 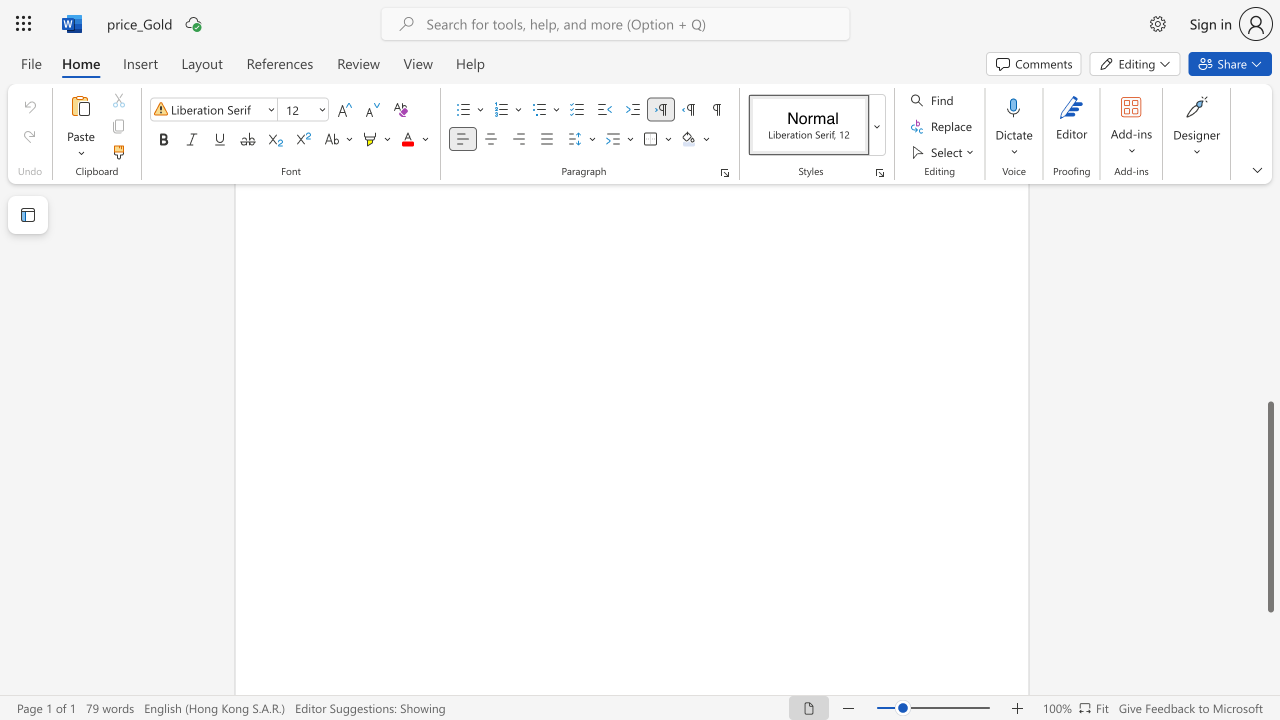 I want to click on the scrollbar and move up 10 pixels, so click(x=1269, y=505).